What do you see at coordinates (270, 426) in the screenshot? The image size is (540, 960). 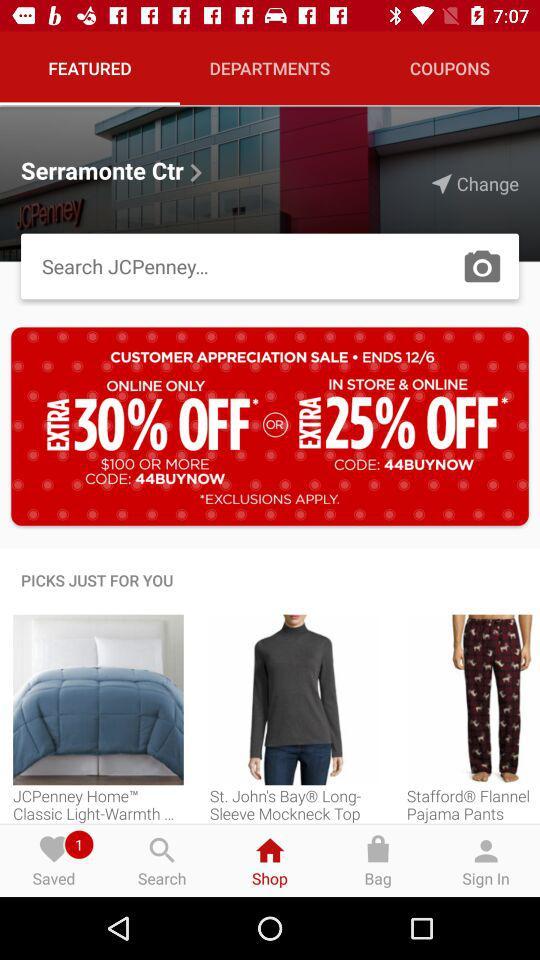 I see `the image below the search bar` at bounding box center [270, 426].